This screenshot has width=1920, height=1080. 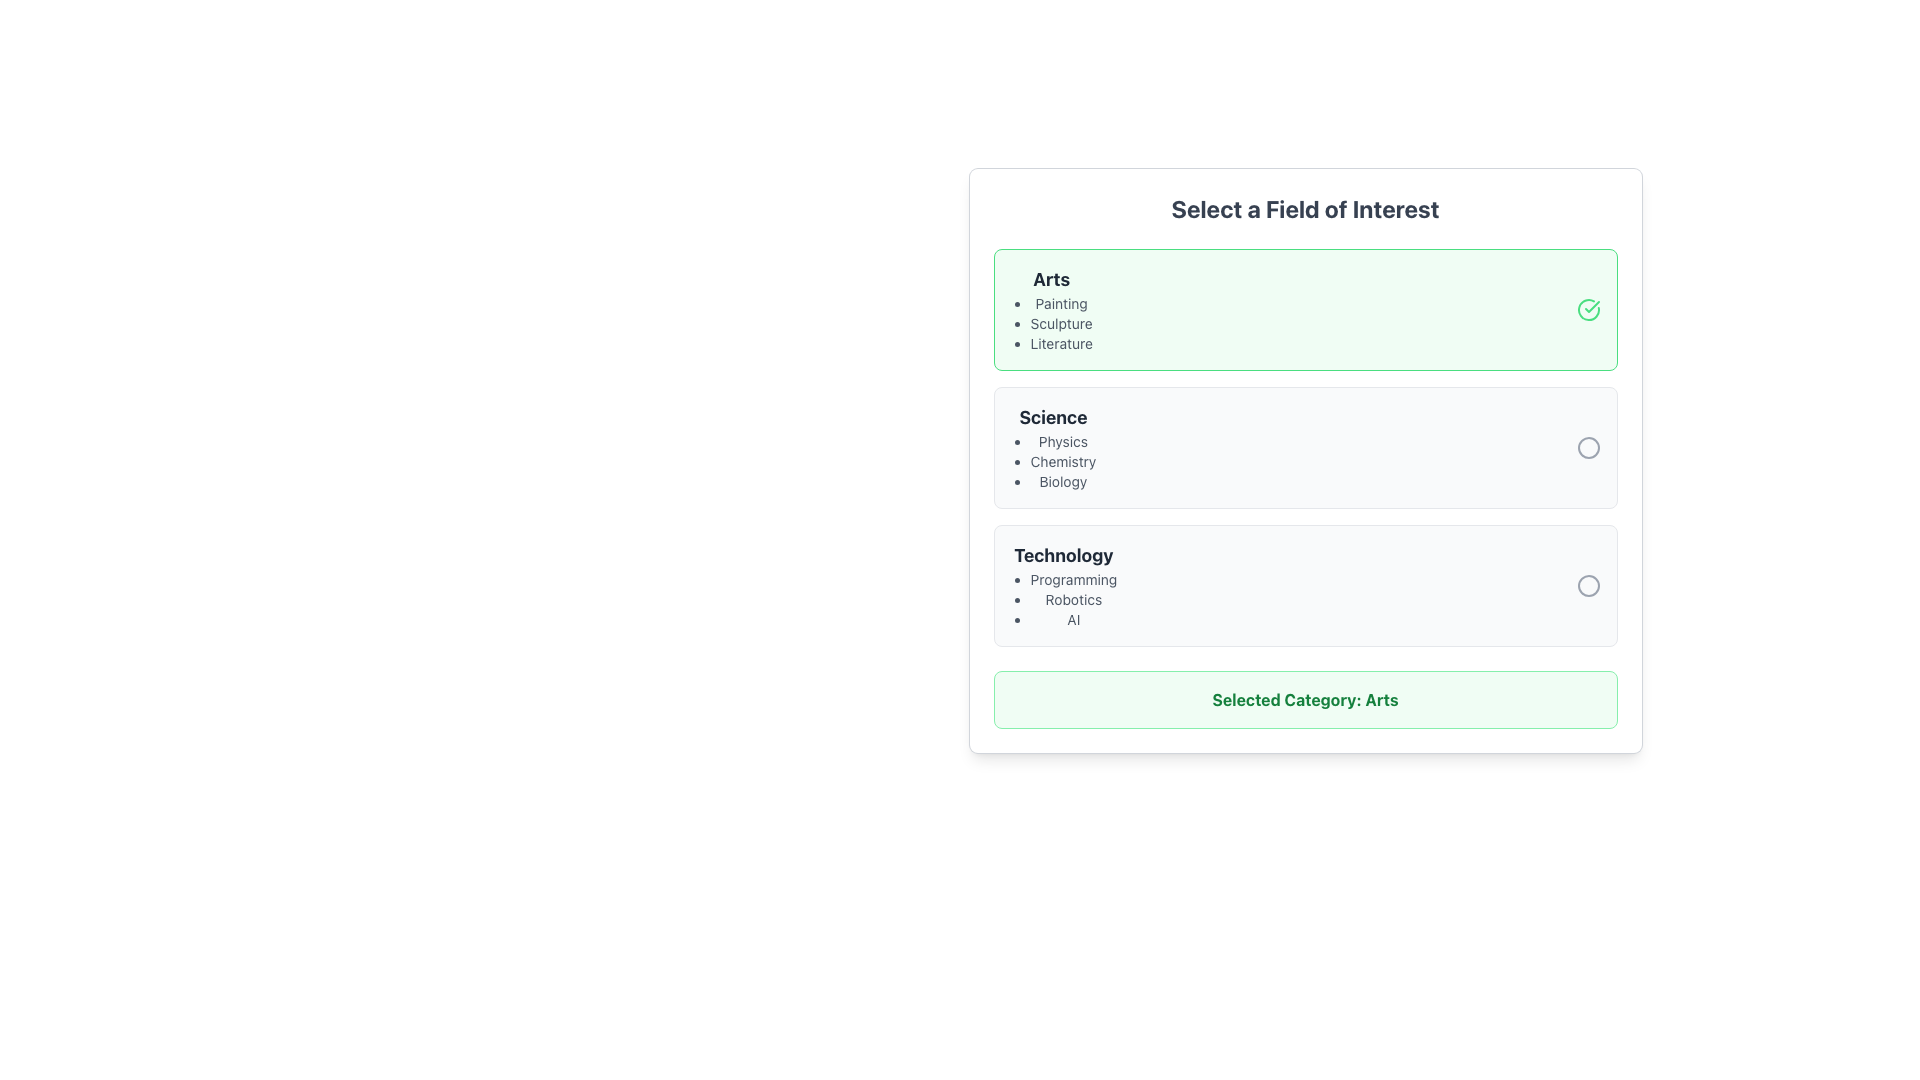 What do you see at coordinates (1305, 698) in the screenshot?
I see `text displayed in the Text Label indicating the currently selected category, which is 'Arts'. This label is located beneath the category list and is visually confirmed by a green outline` at bounding box center [1305, 698].